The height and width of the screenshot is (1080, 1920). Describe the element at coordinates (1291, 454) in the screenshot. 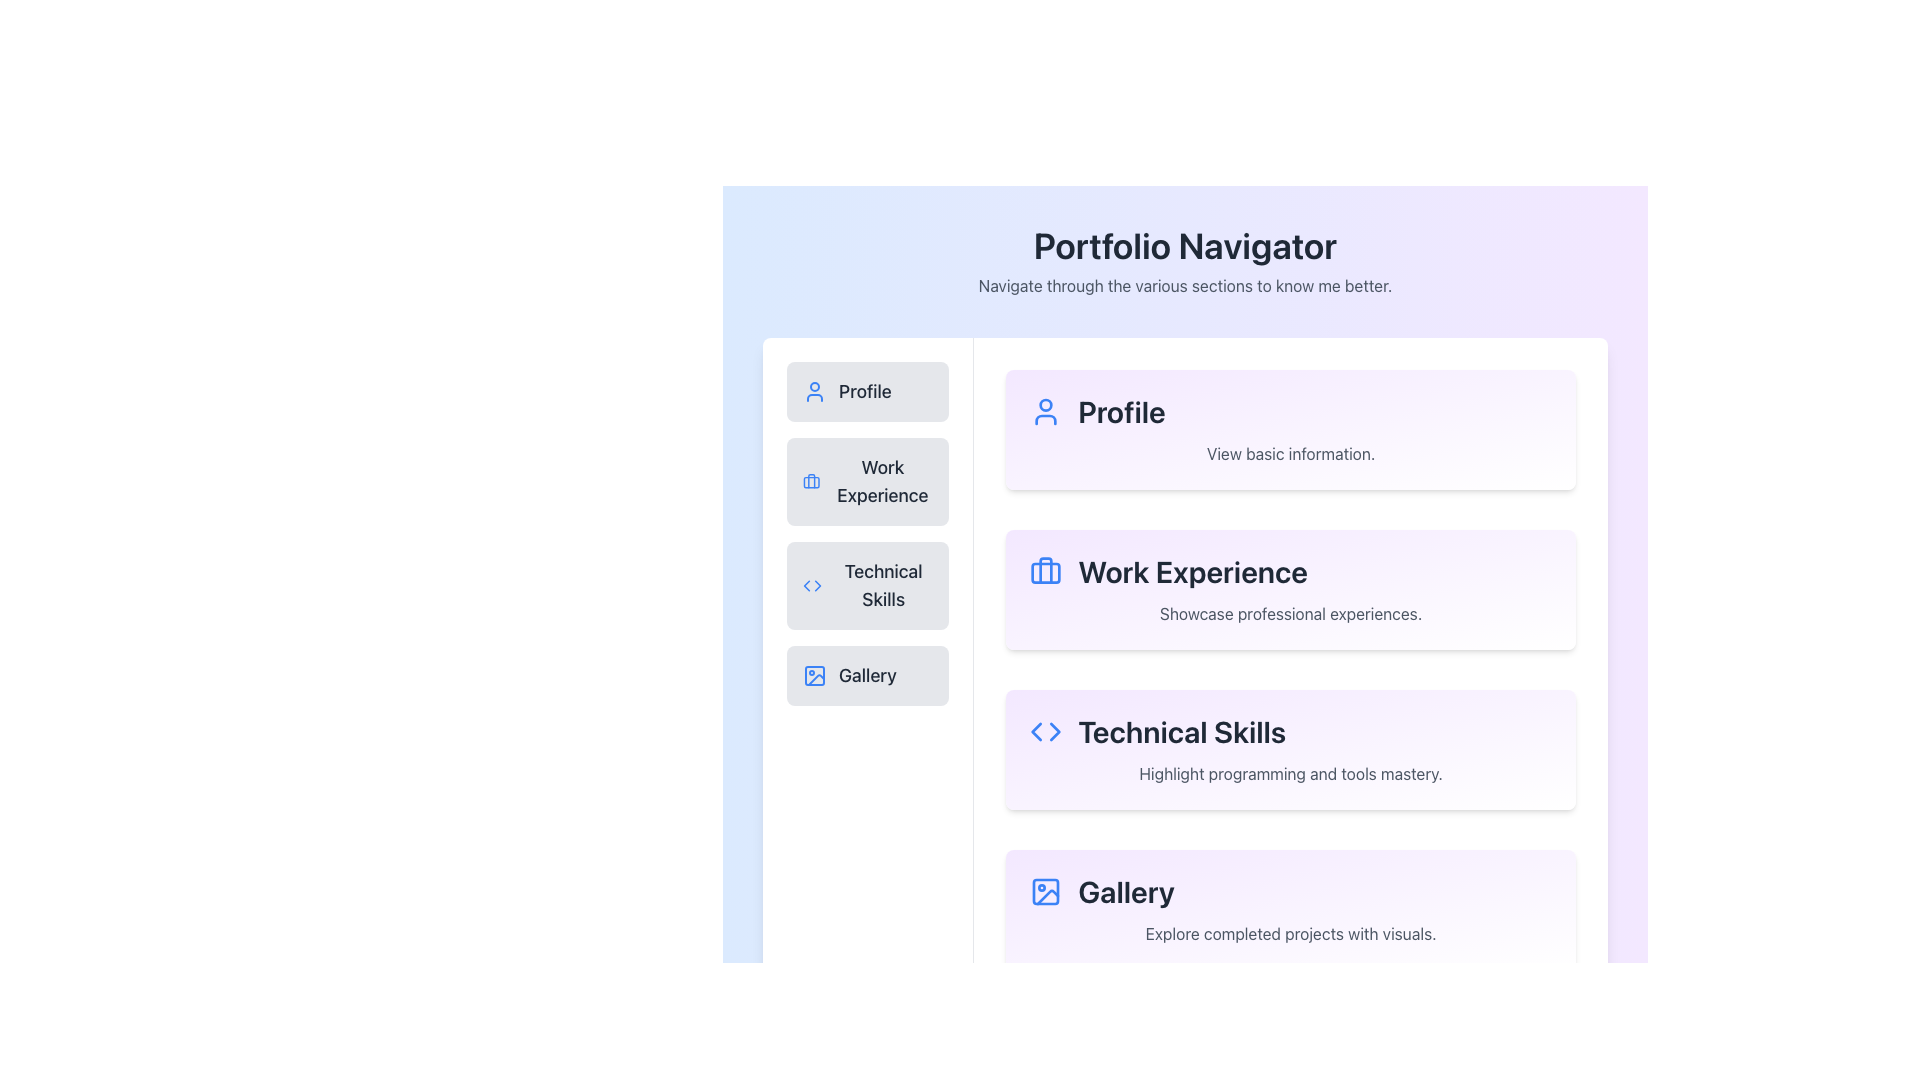

I see `the descriptive text label providing additional information about the 'Profile' section, which is located below the title text and to the right of an icon` at that location.